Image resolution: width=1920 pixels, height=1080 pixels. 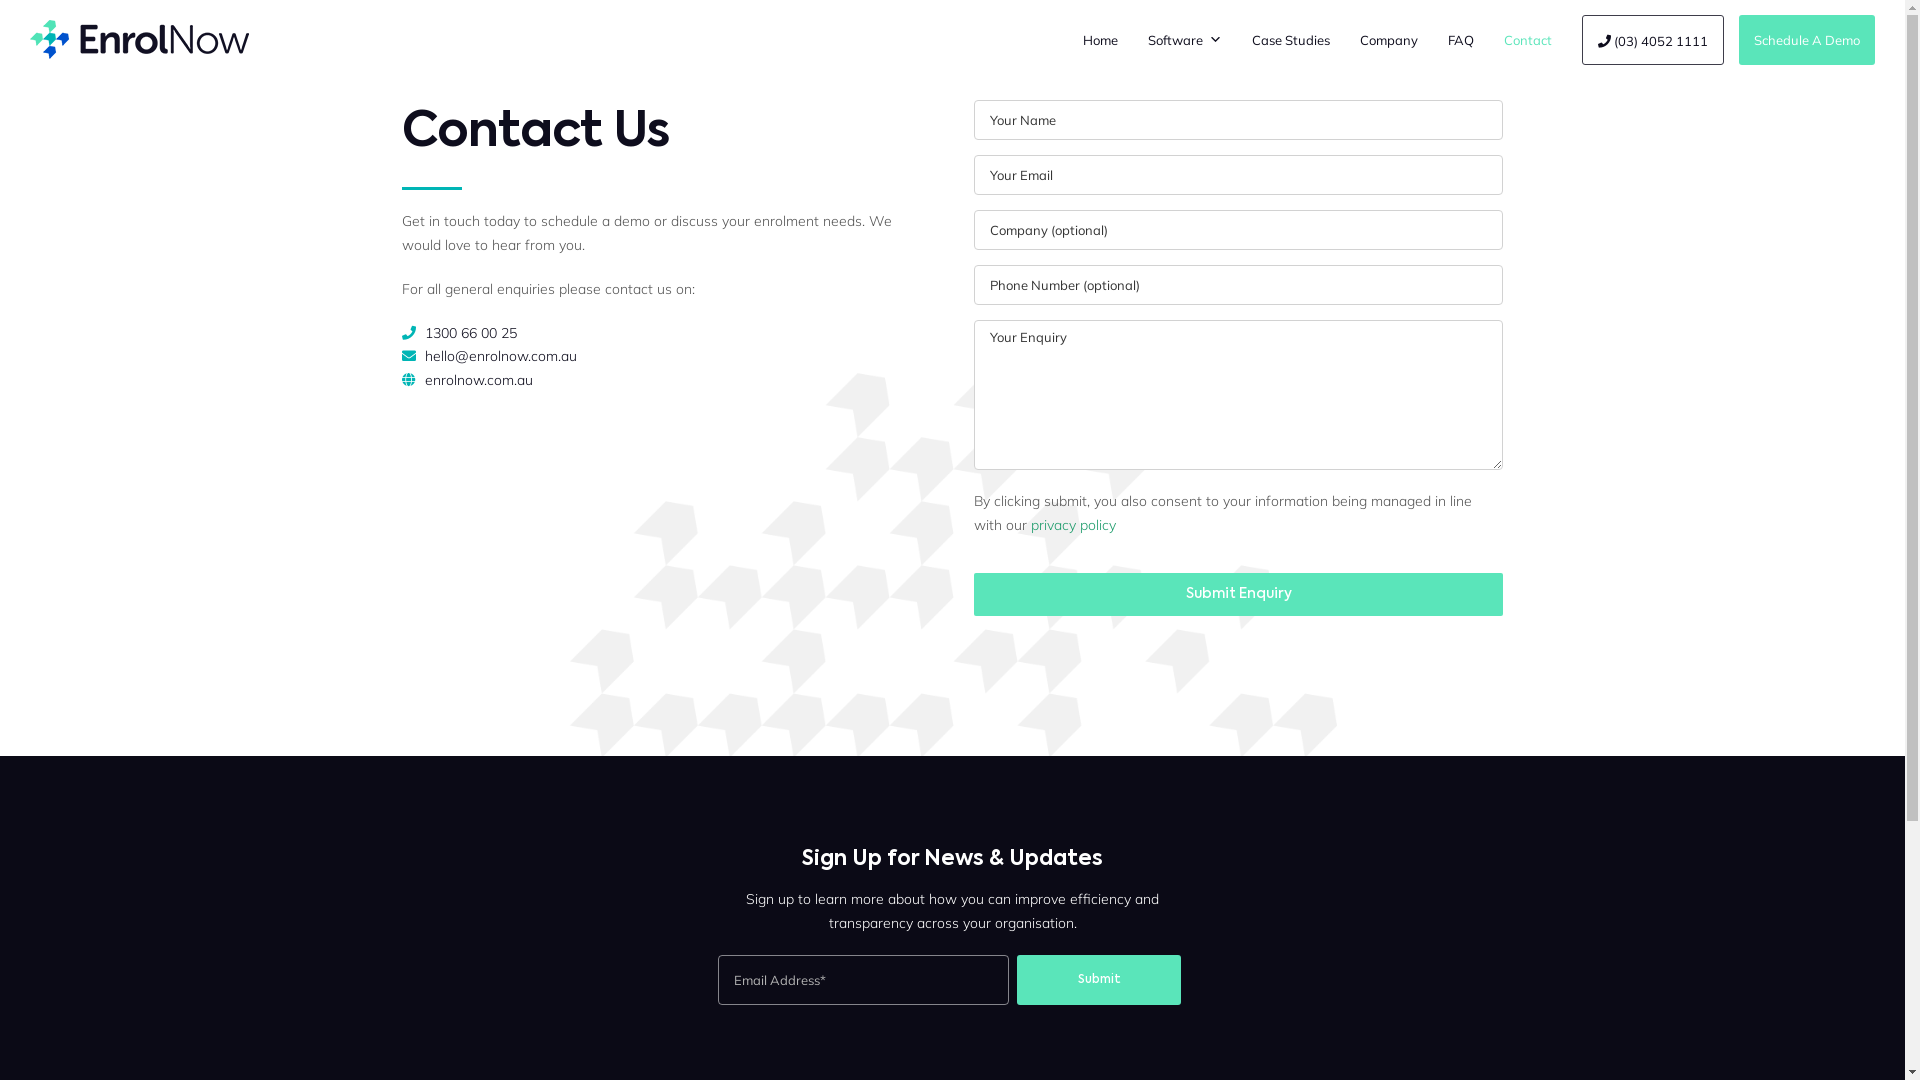 What do you see at coordinates (1806, 39) in the screenshot?
I see `'Schedule A Demo'` at bounding box center [1806, 39].